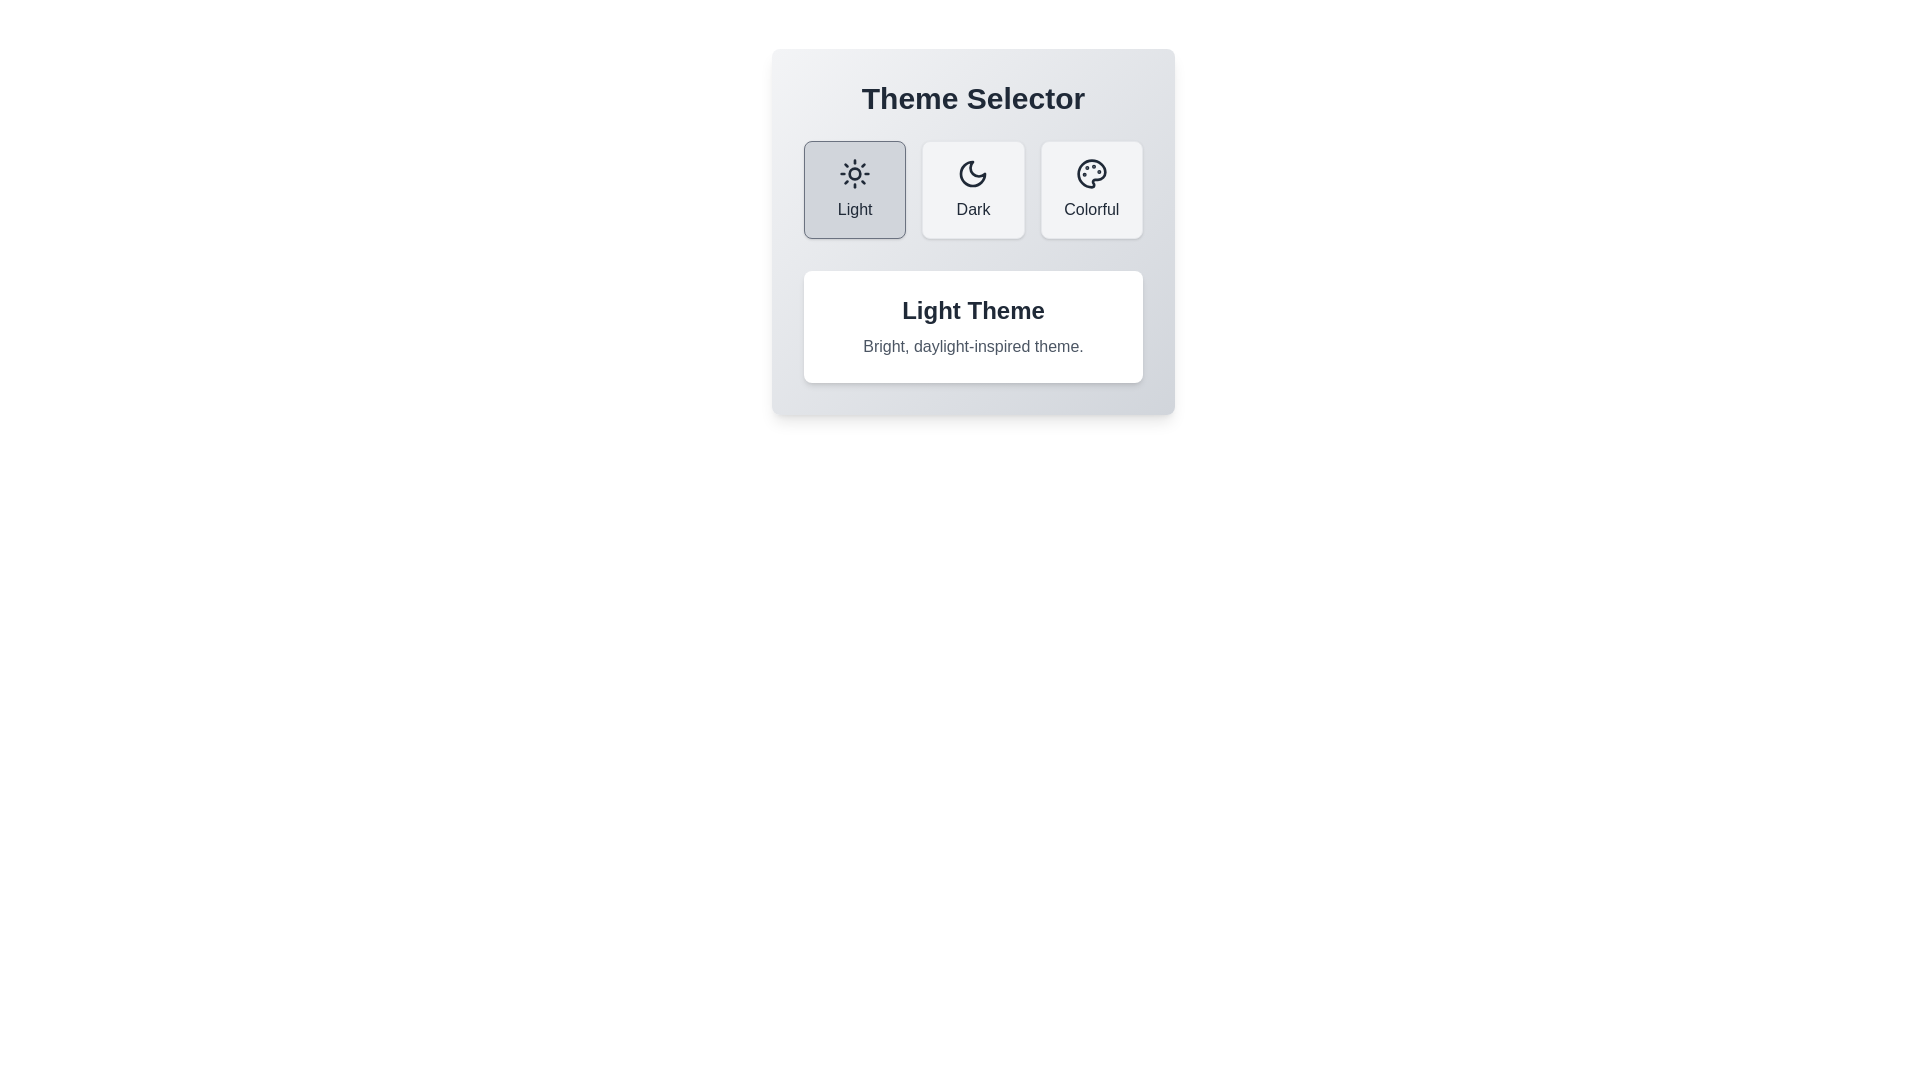 The image size is (1920, 1080). What do you see at coordinates (855, 189) in the screenshot?
I see `'Light' theme button located in the top-left corner of the theme selection widget for additional details` at bounding box center [855, 189].